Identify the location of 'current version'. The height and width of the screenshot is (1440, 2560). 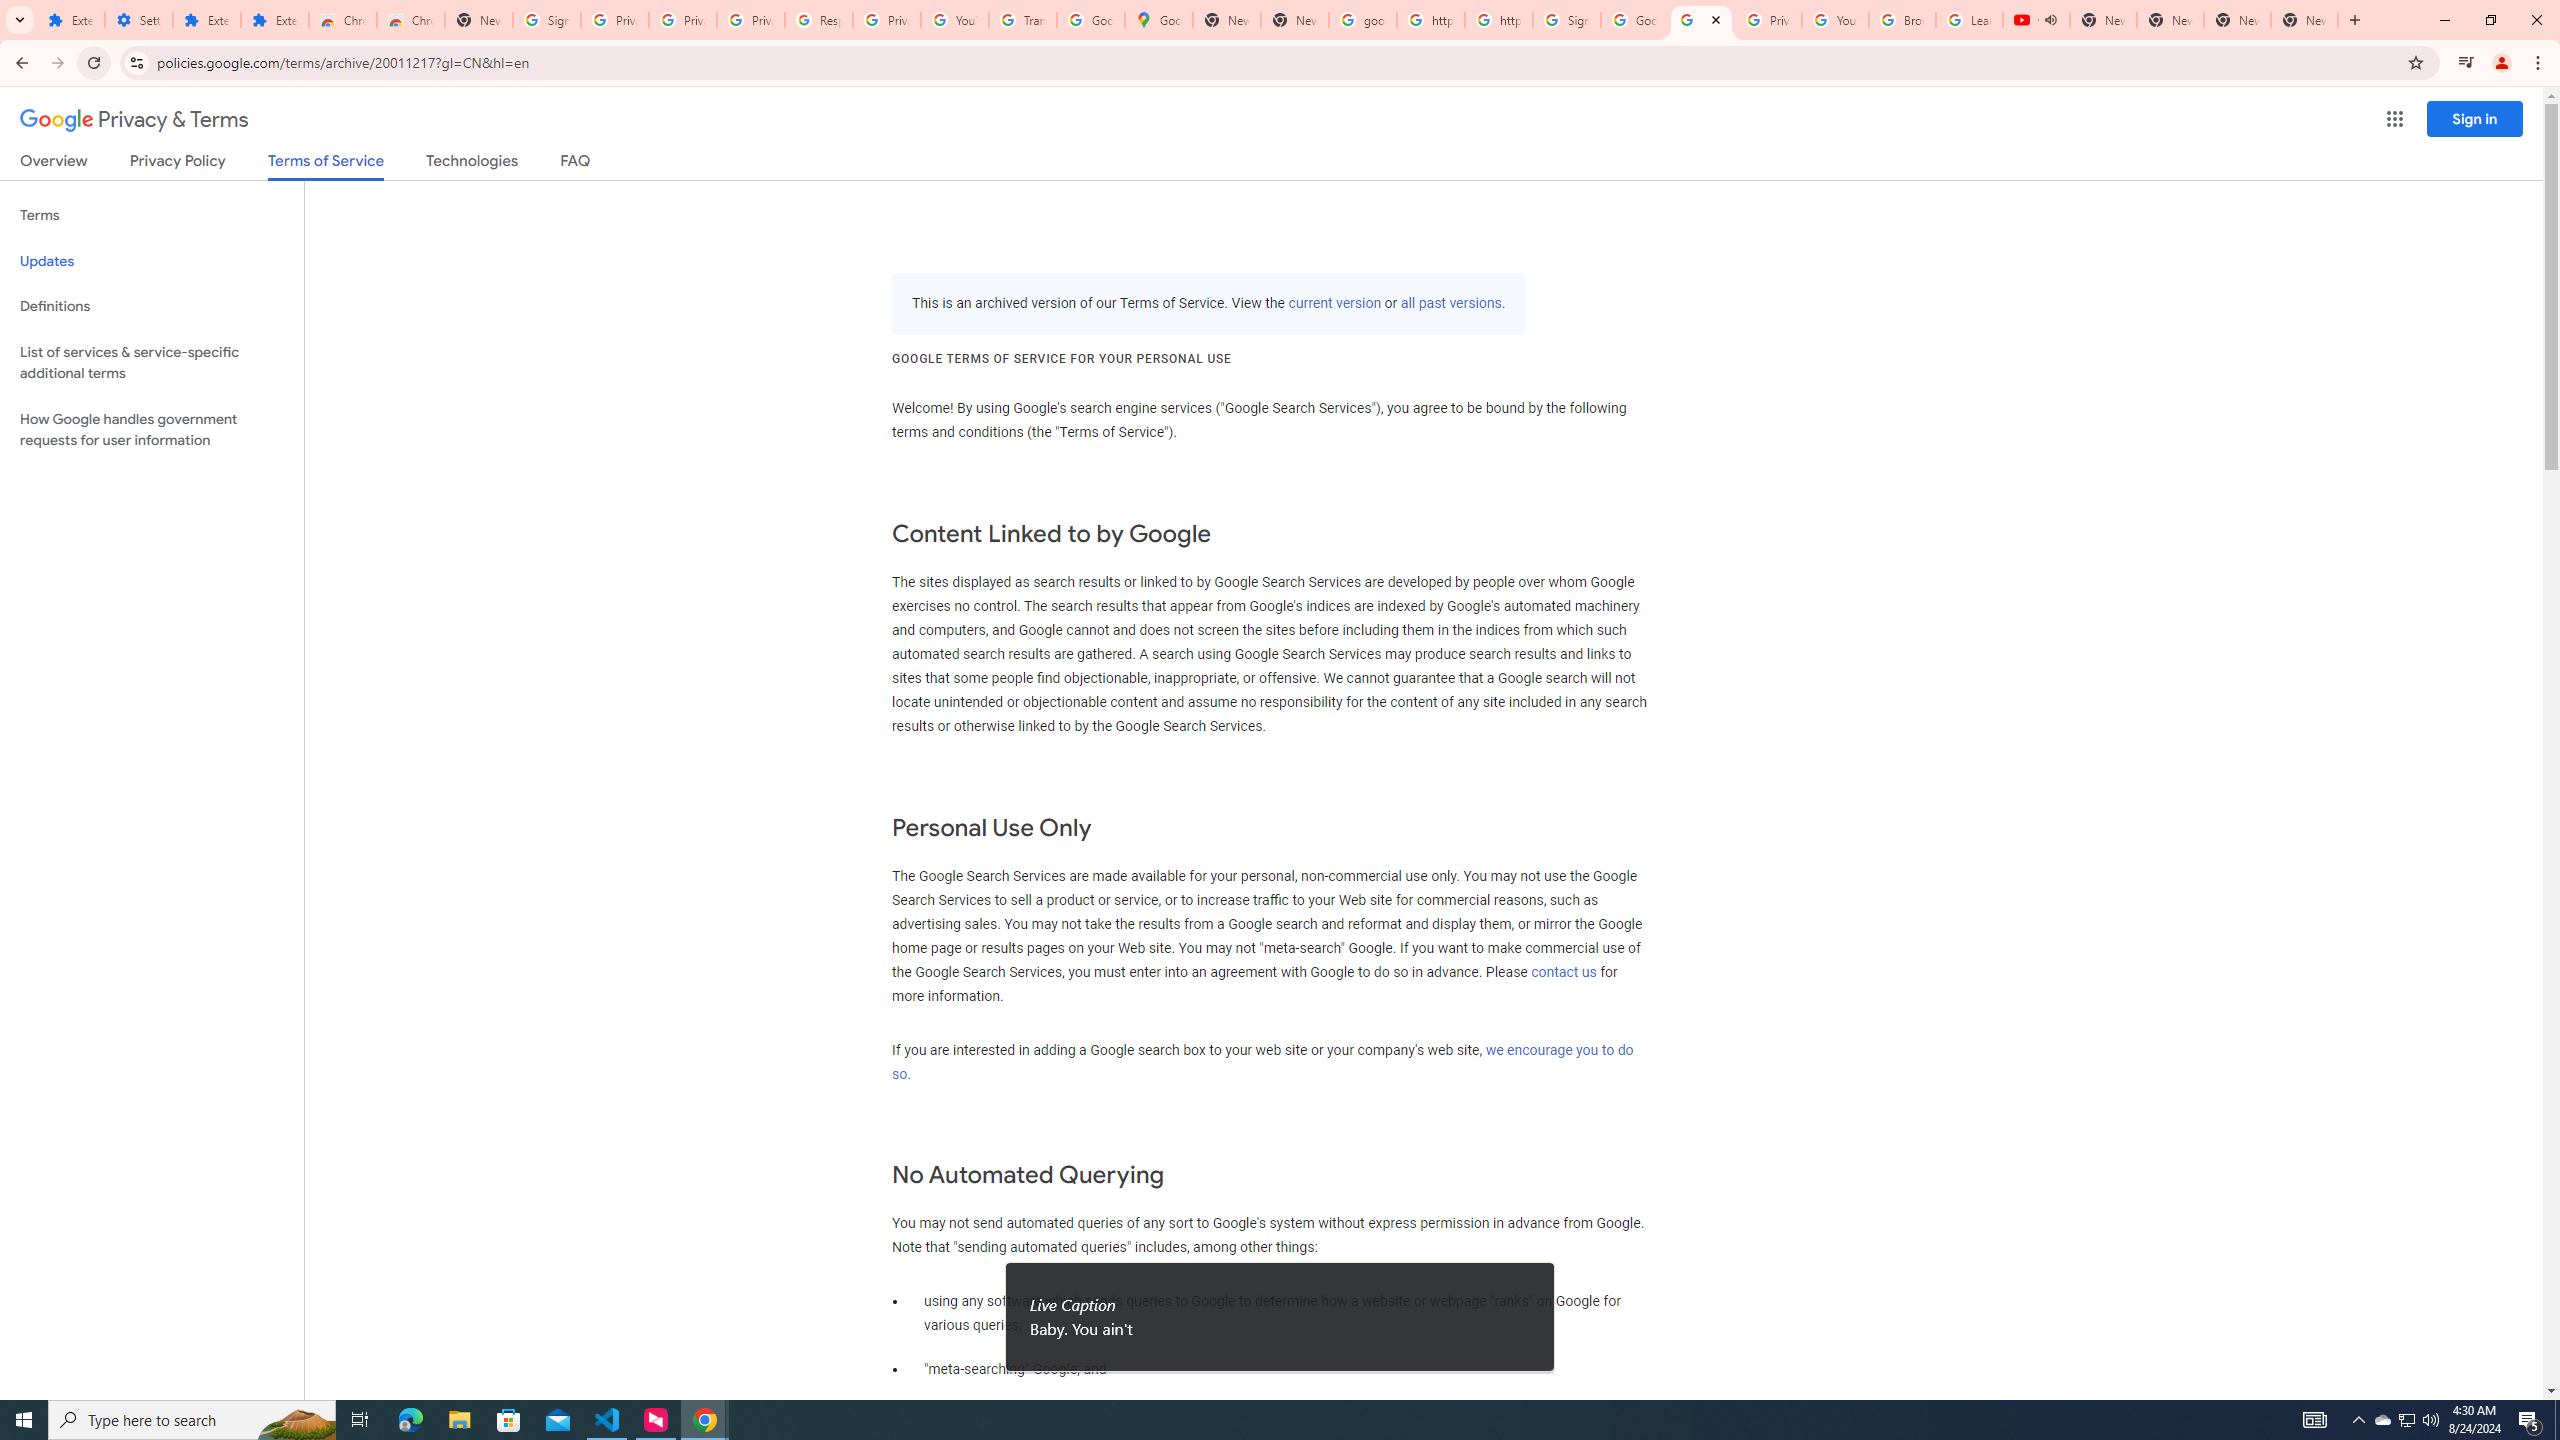
(1334, 302).